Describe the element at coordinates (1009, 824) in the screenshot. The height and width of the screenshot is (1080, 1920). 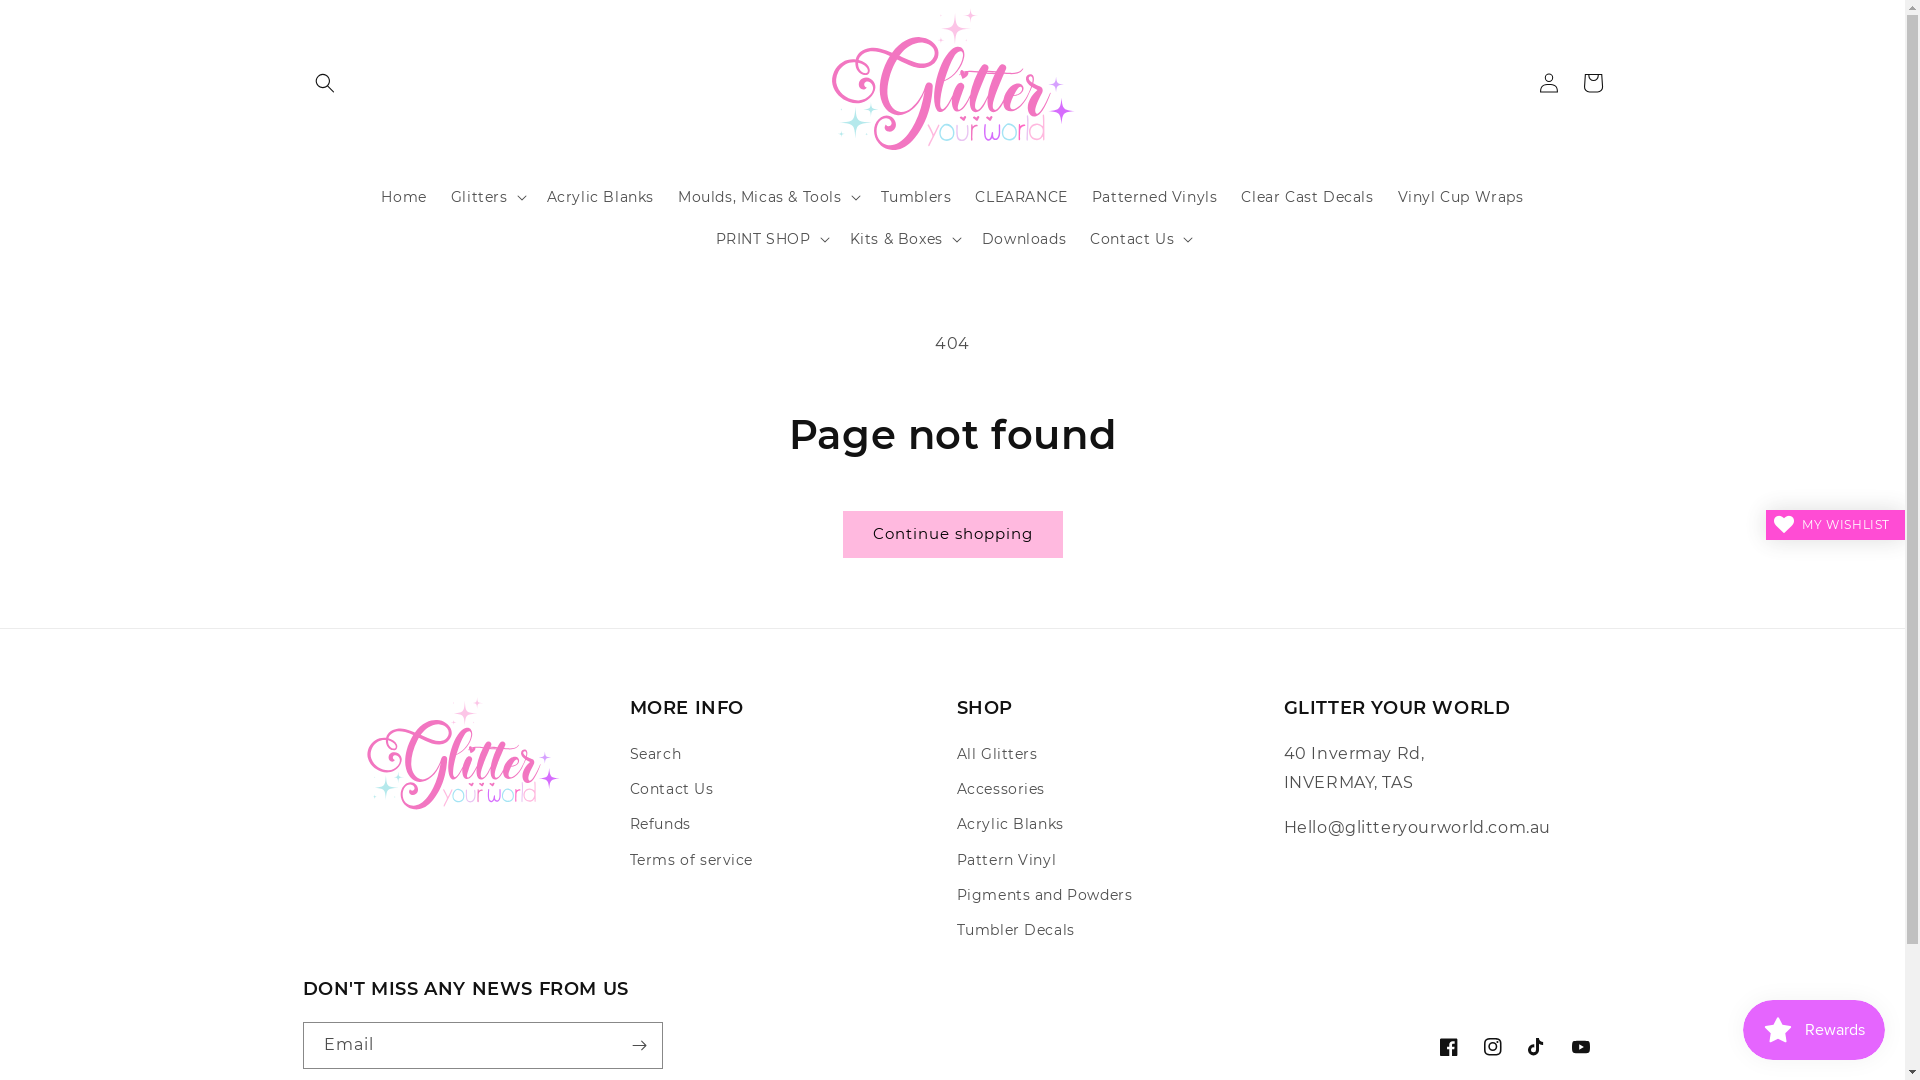
I see `'Acrylic Blanks'` at that location.